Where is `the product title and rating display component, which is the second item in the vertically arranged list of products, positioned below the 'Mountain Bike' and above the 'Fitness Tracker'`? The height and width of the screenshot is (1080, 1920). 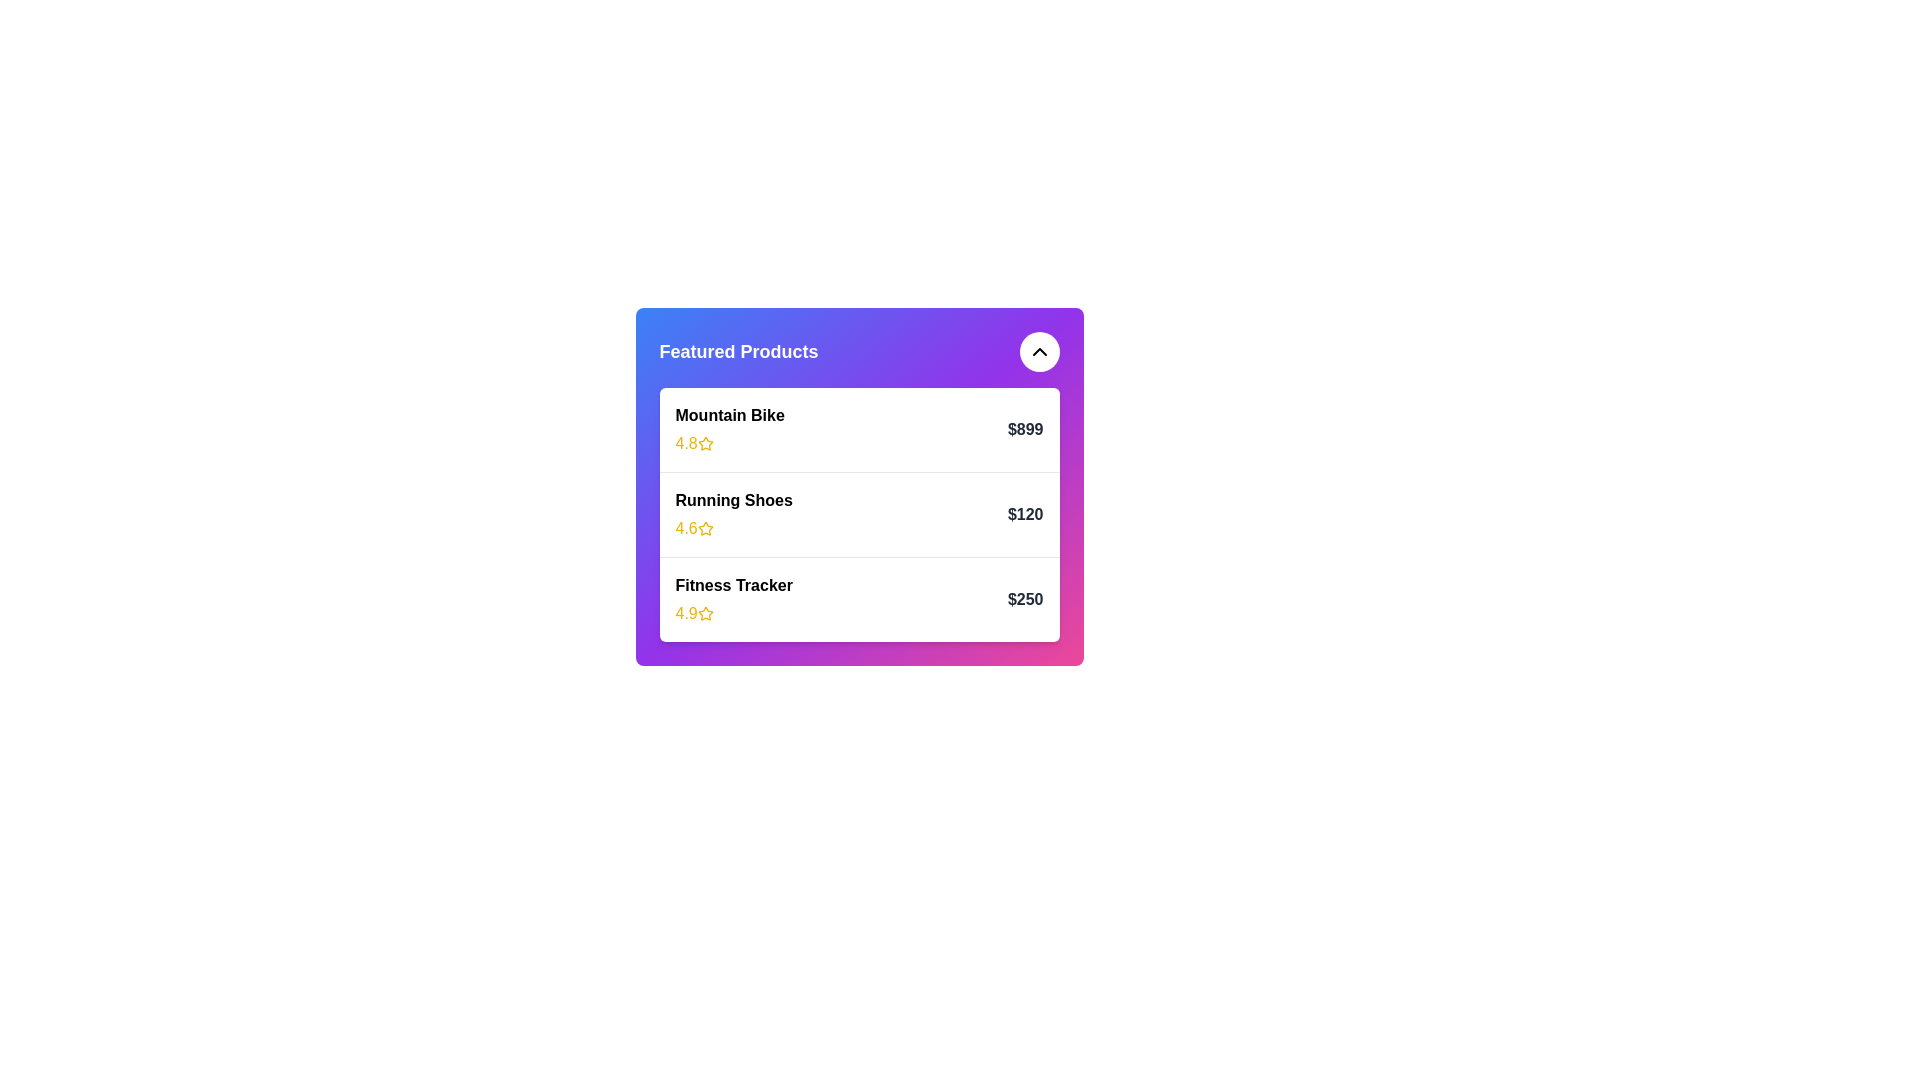 the product title and rating display component, which is the second item in the vertically arranged list of products, positioned below the 'Mountain Bike' and above the 'Fitness Tracker' is located at coordinates (733, 514).